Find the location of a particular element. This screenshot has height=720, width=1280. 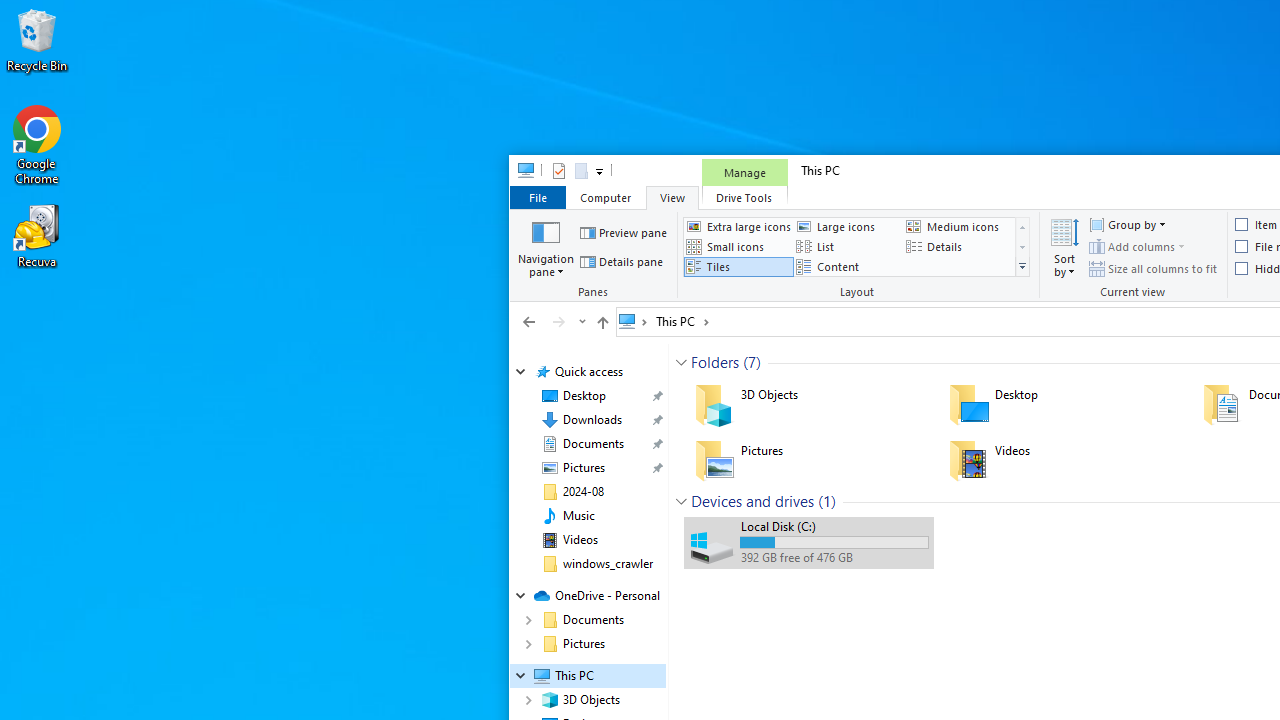

'Up band toolbar' is located at coordinates (601, 324).